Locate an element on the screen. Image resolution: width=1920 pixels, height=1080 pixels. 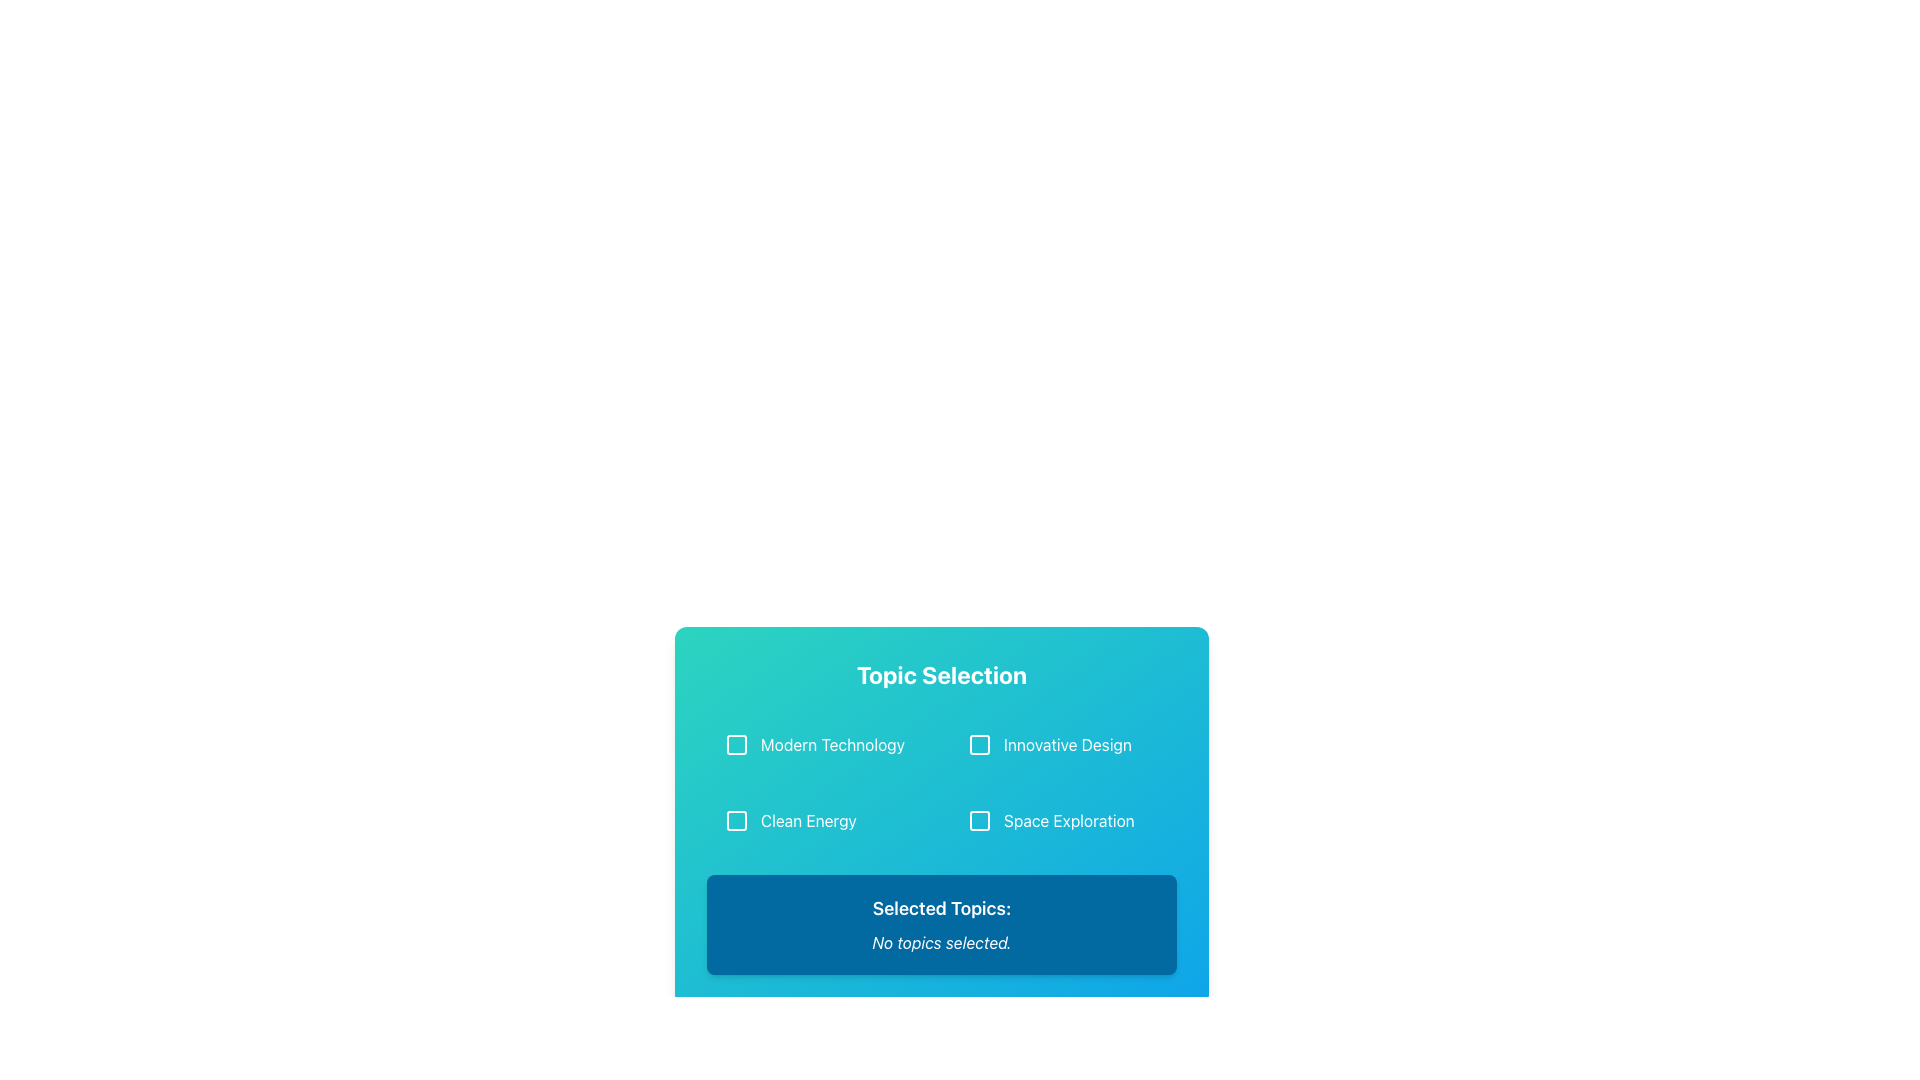
the second checkbox labeled 'Clean Energy' within the 'Topic Selection' section to deselect it is located at coordinates (736, 821).